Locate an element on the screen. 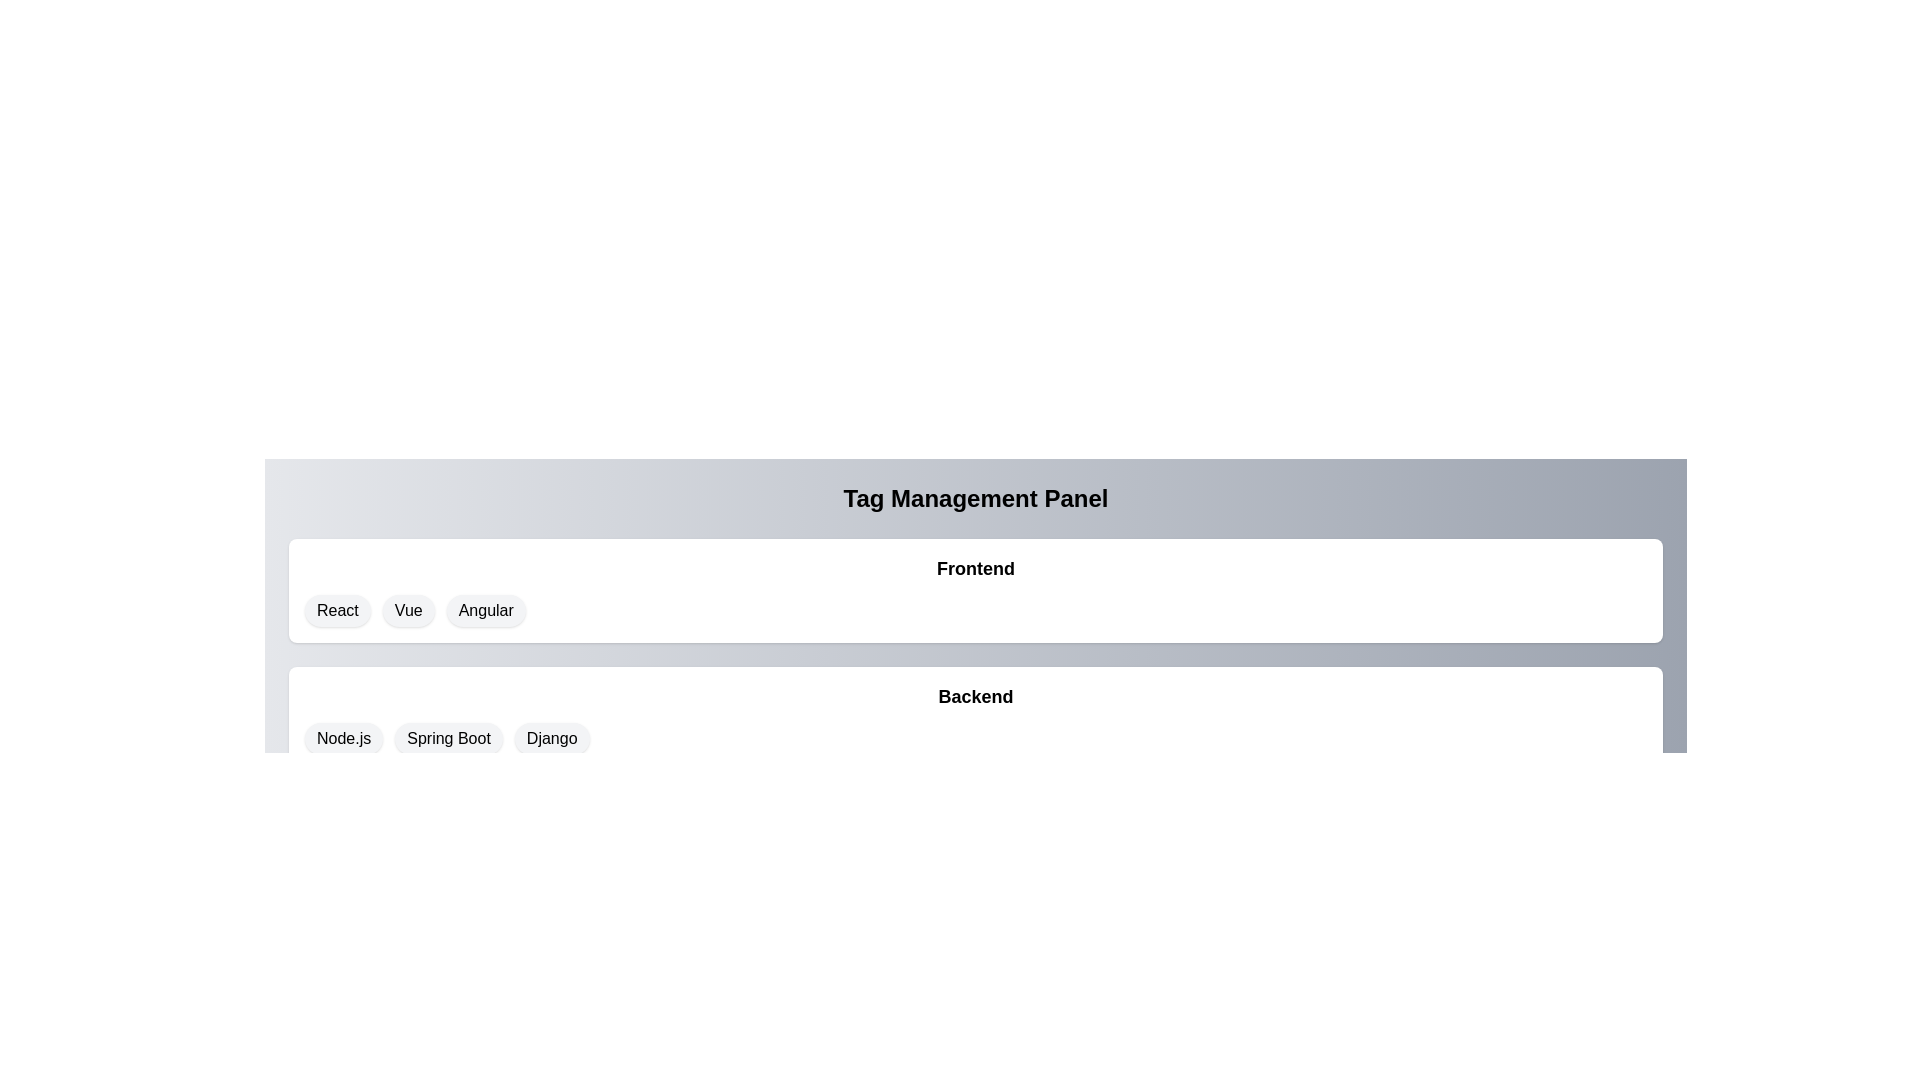  the first badge-like button representing 'Node.js' in the Backend section is located at coordinates (344, 739).